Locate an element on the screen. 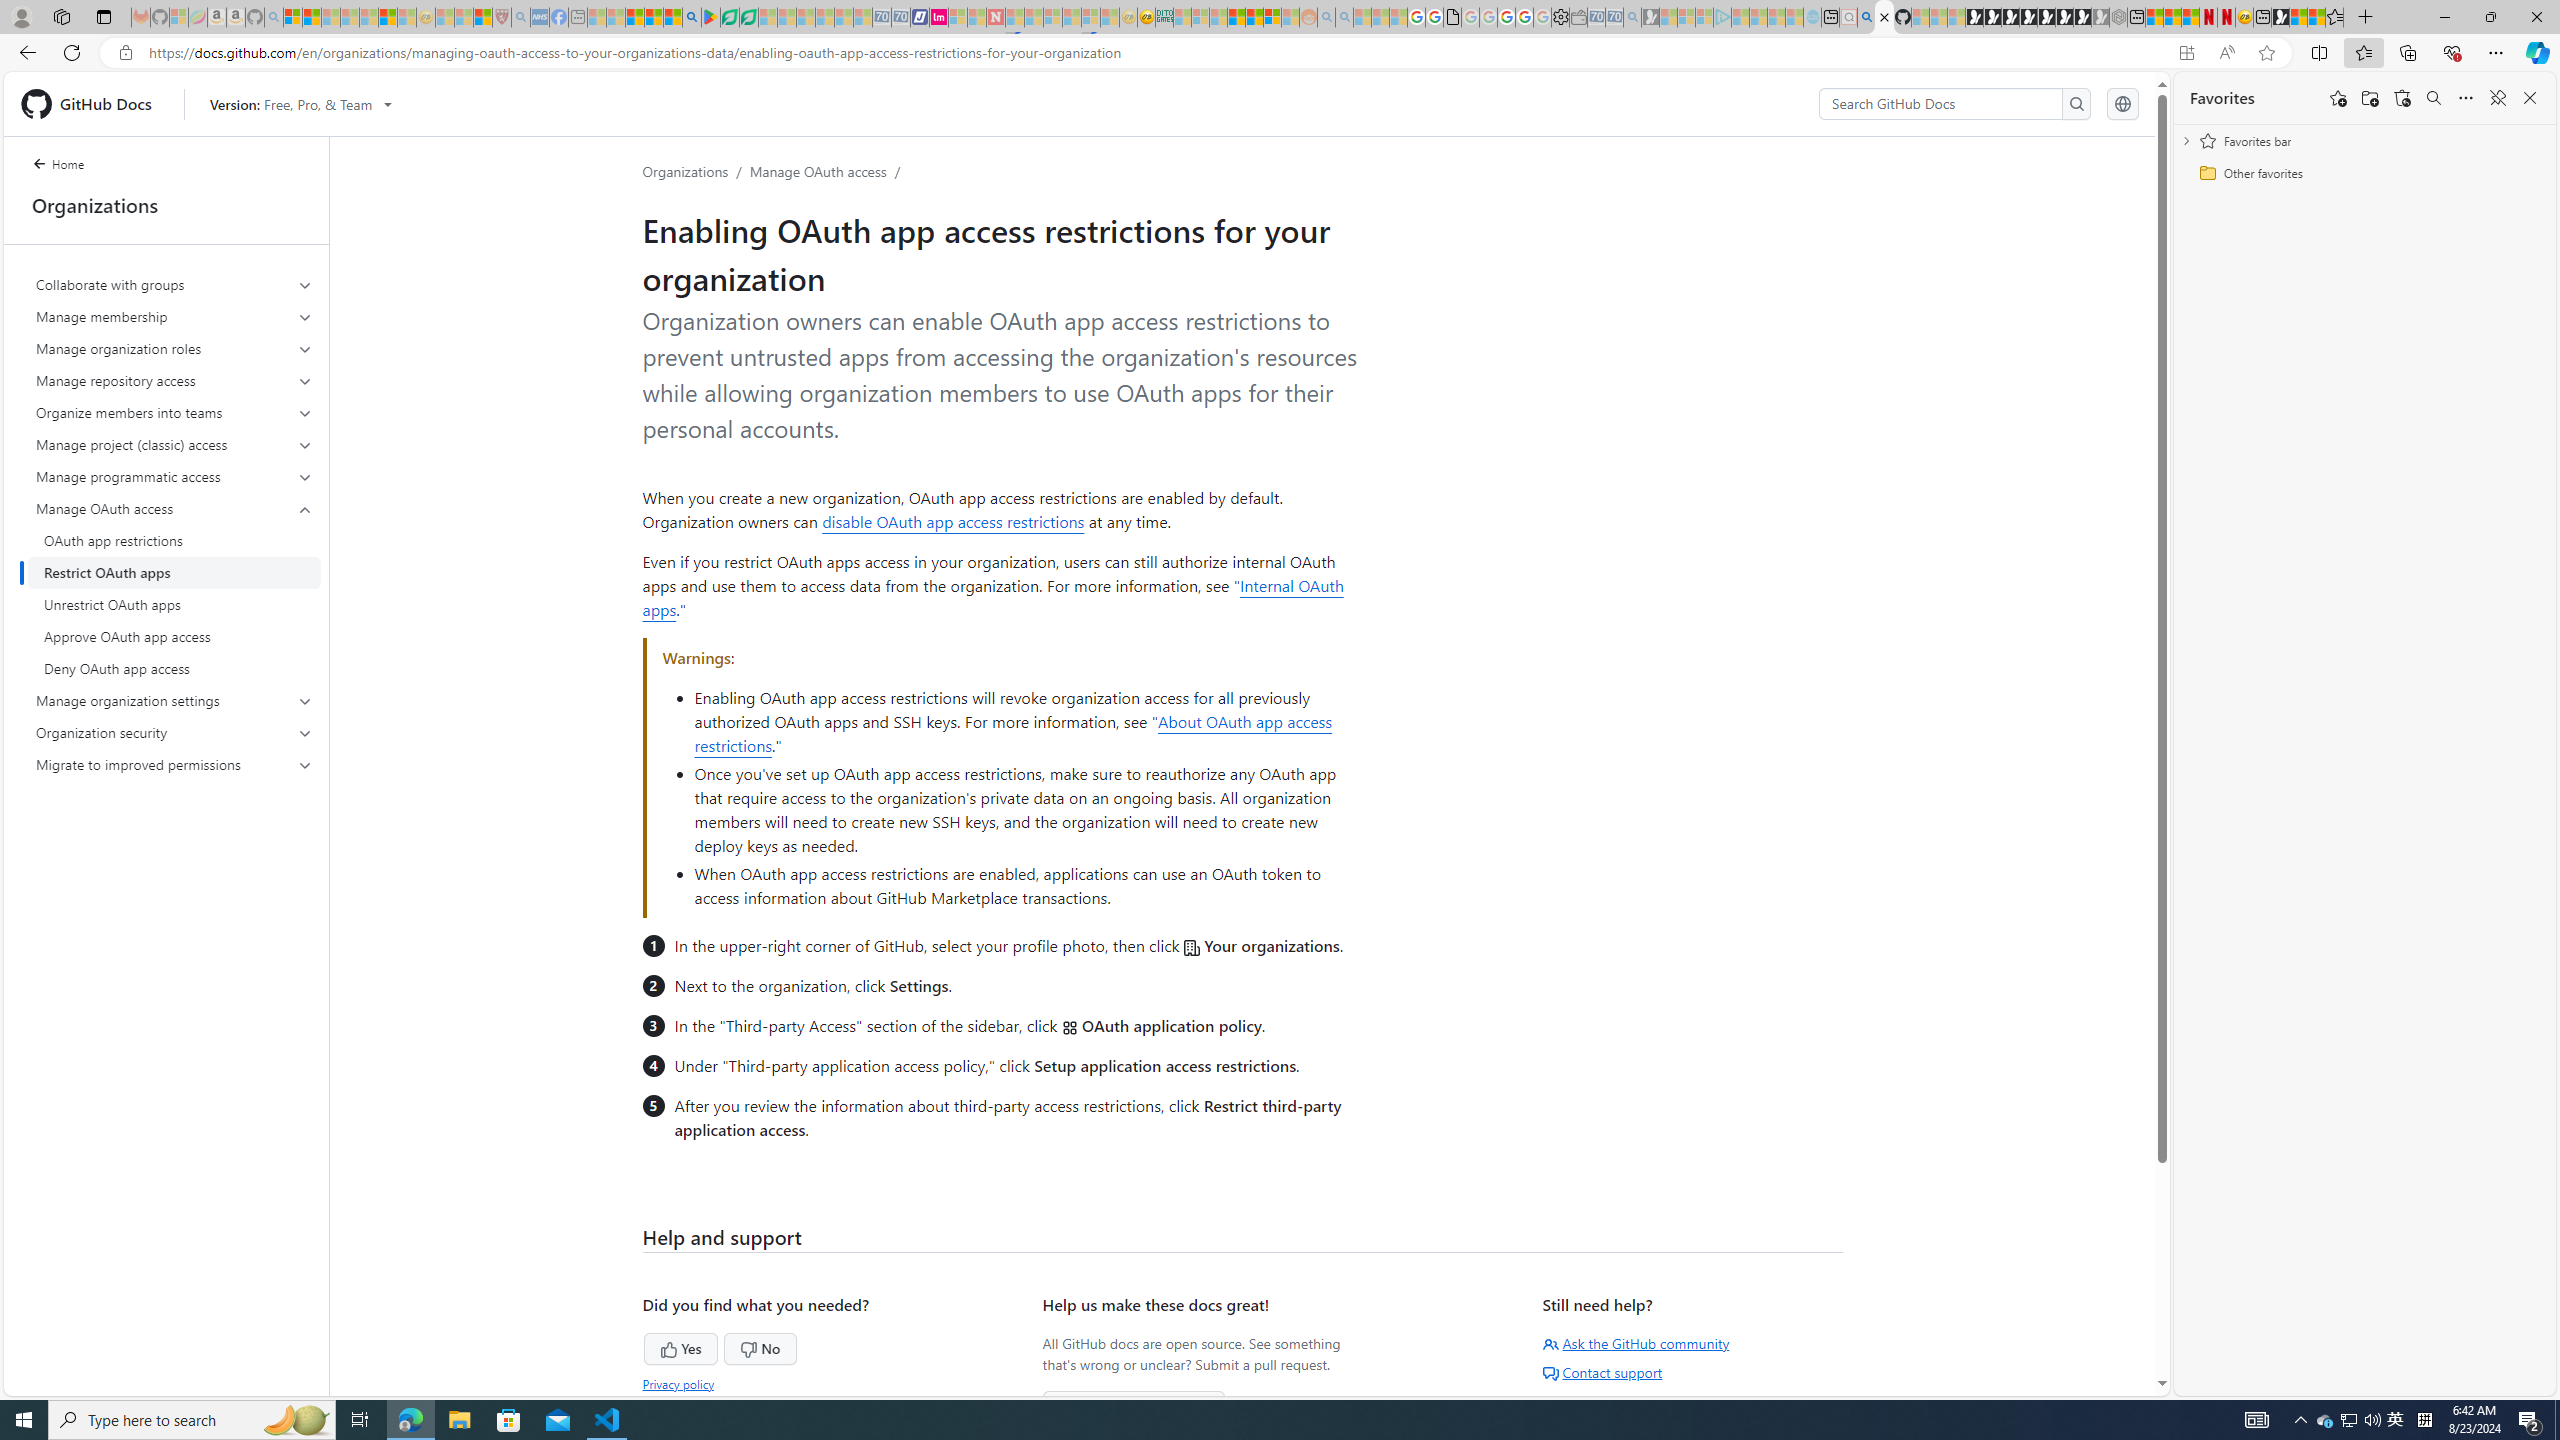  'Select language: current language is English' is located at coordinates (2123, 103).